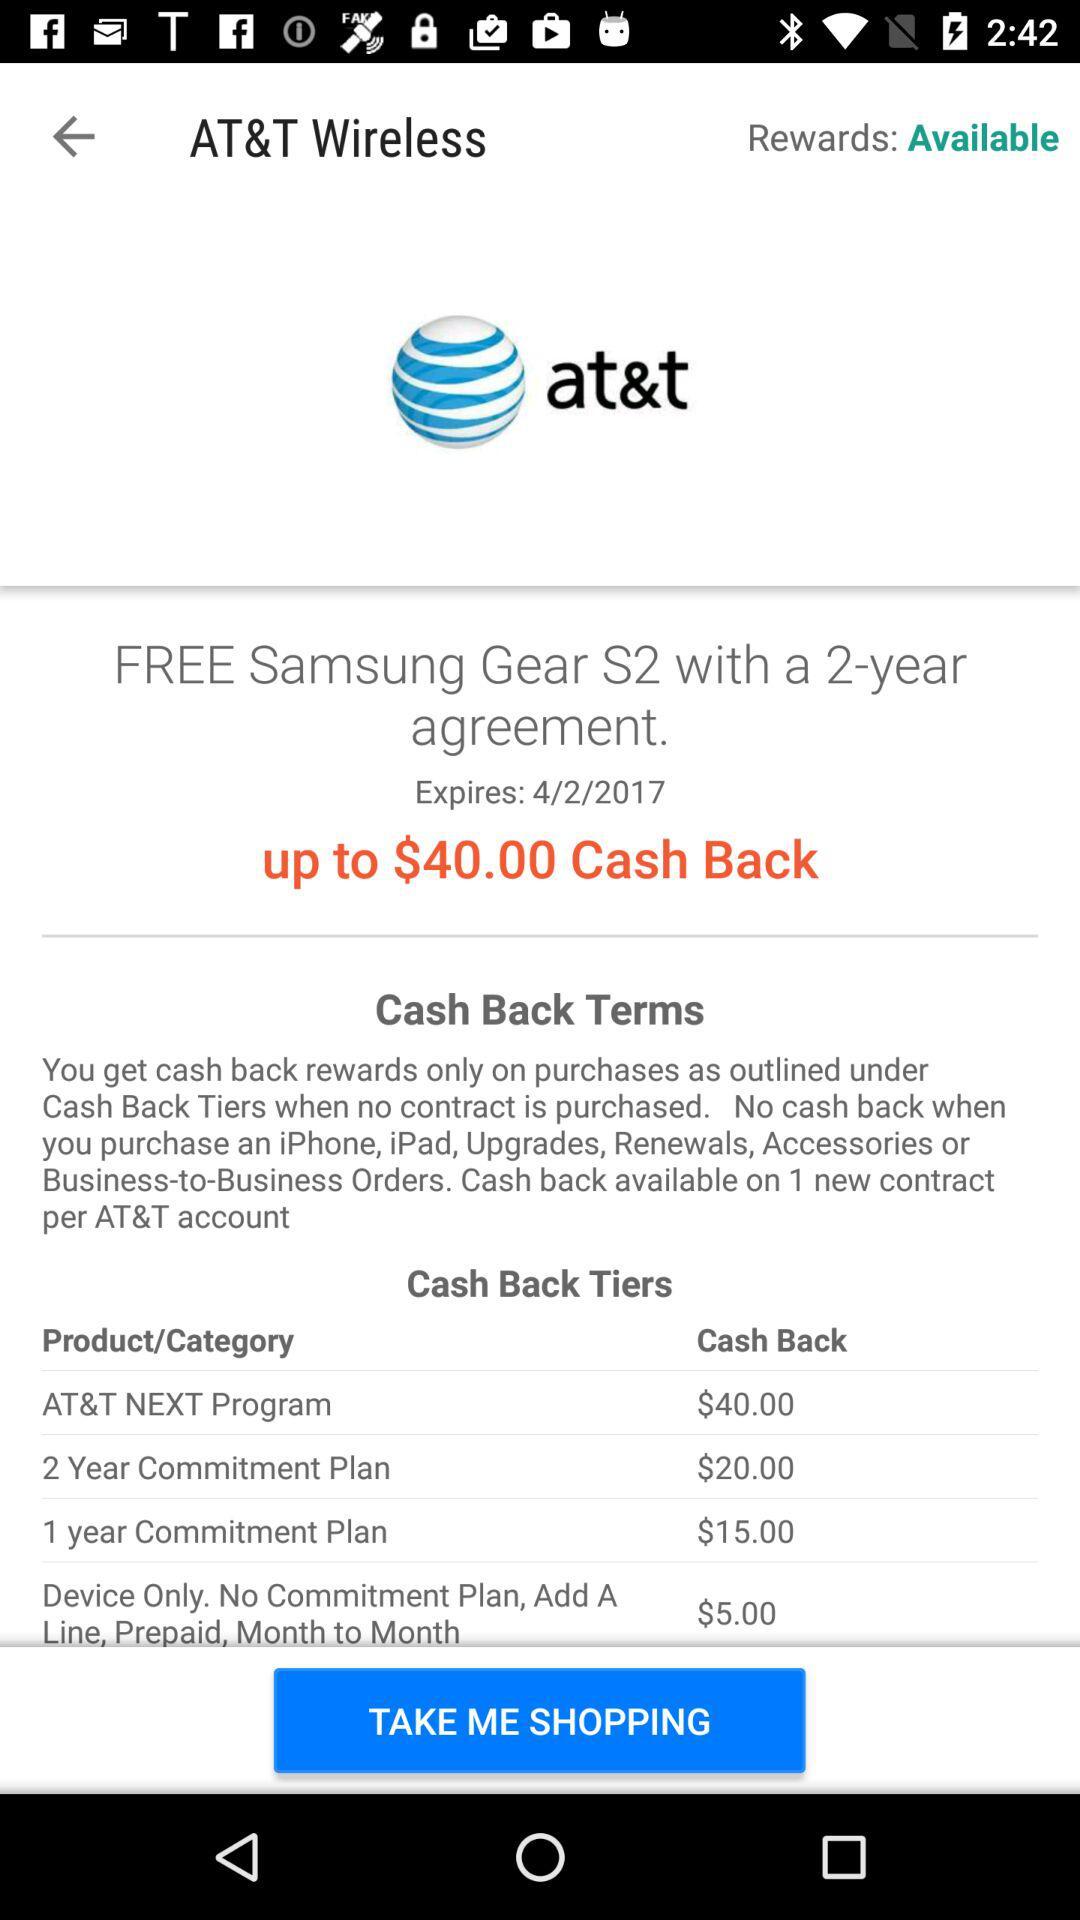 This screenshot has height=1920, width=1080. What do you see at coordinates (72, 135) in the screenshot?
I see `app to the left of at&t wireless` at bounding box center [72, 135].